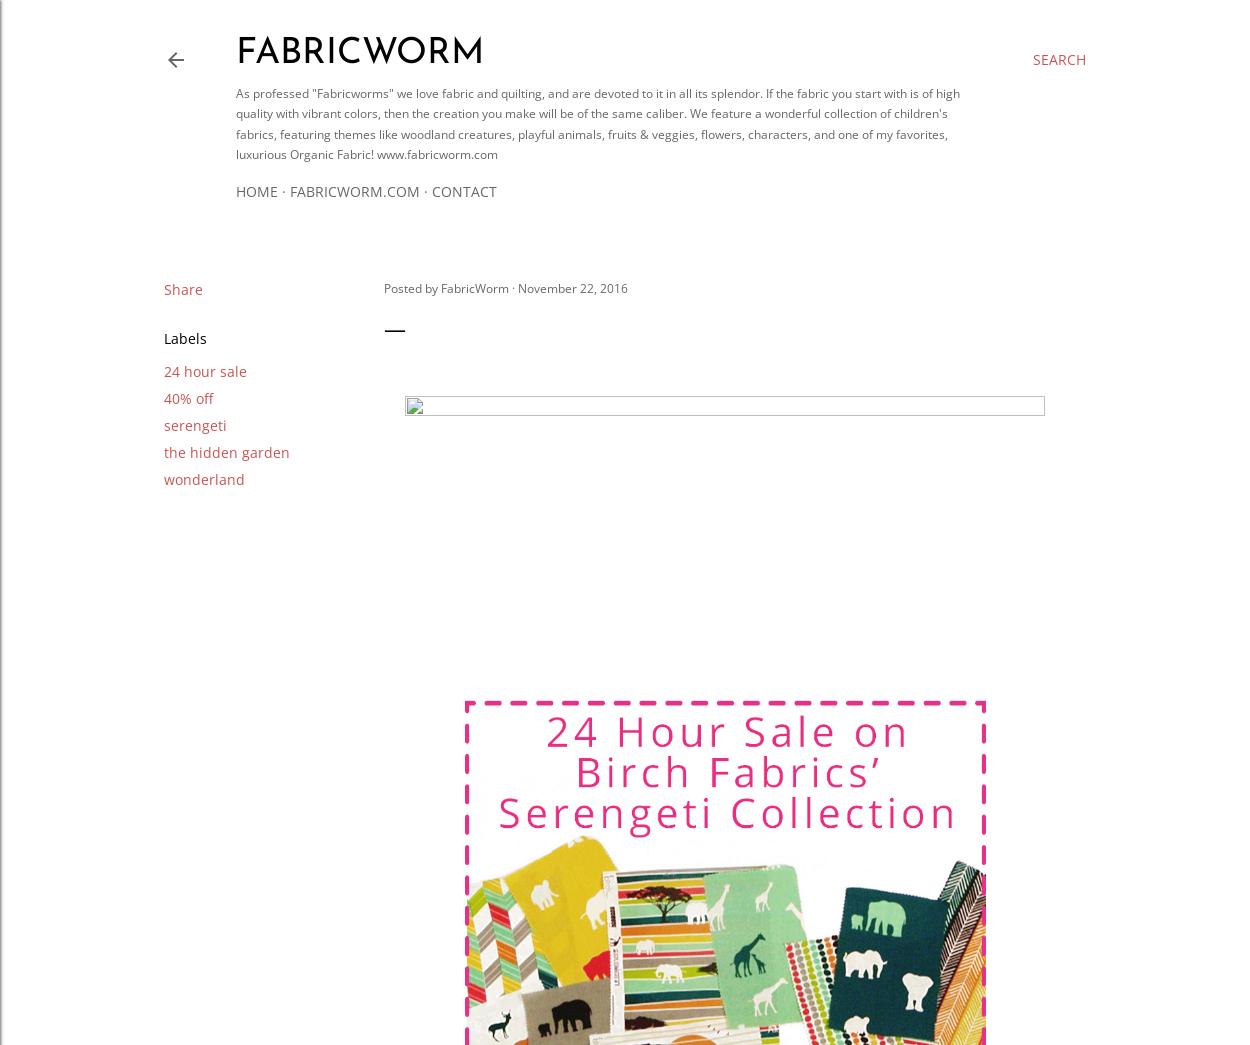 The image size is (1250, 1045). What do you see at coordinates (203, 477) in the screenshot?
I see `'wonderland'` at bounding box center [203, 477].